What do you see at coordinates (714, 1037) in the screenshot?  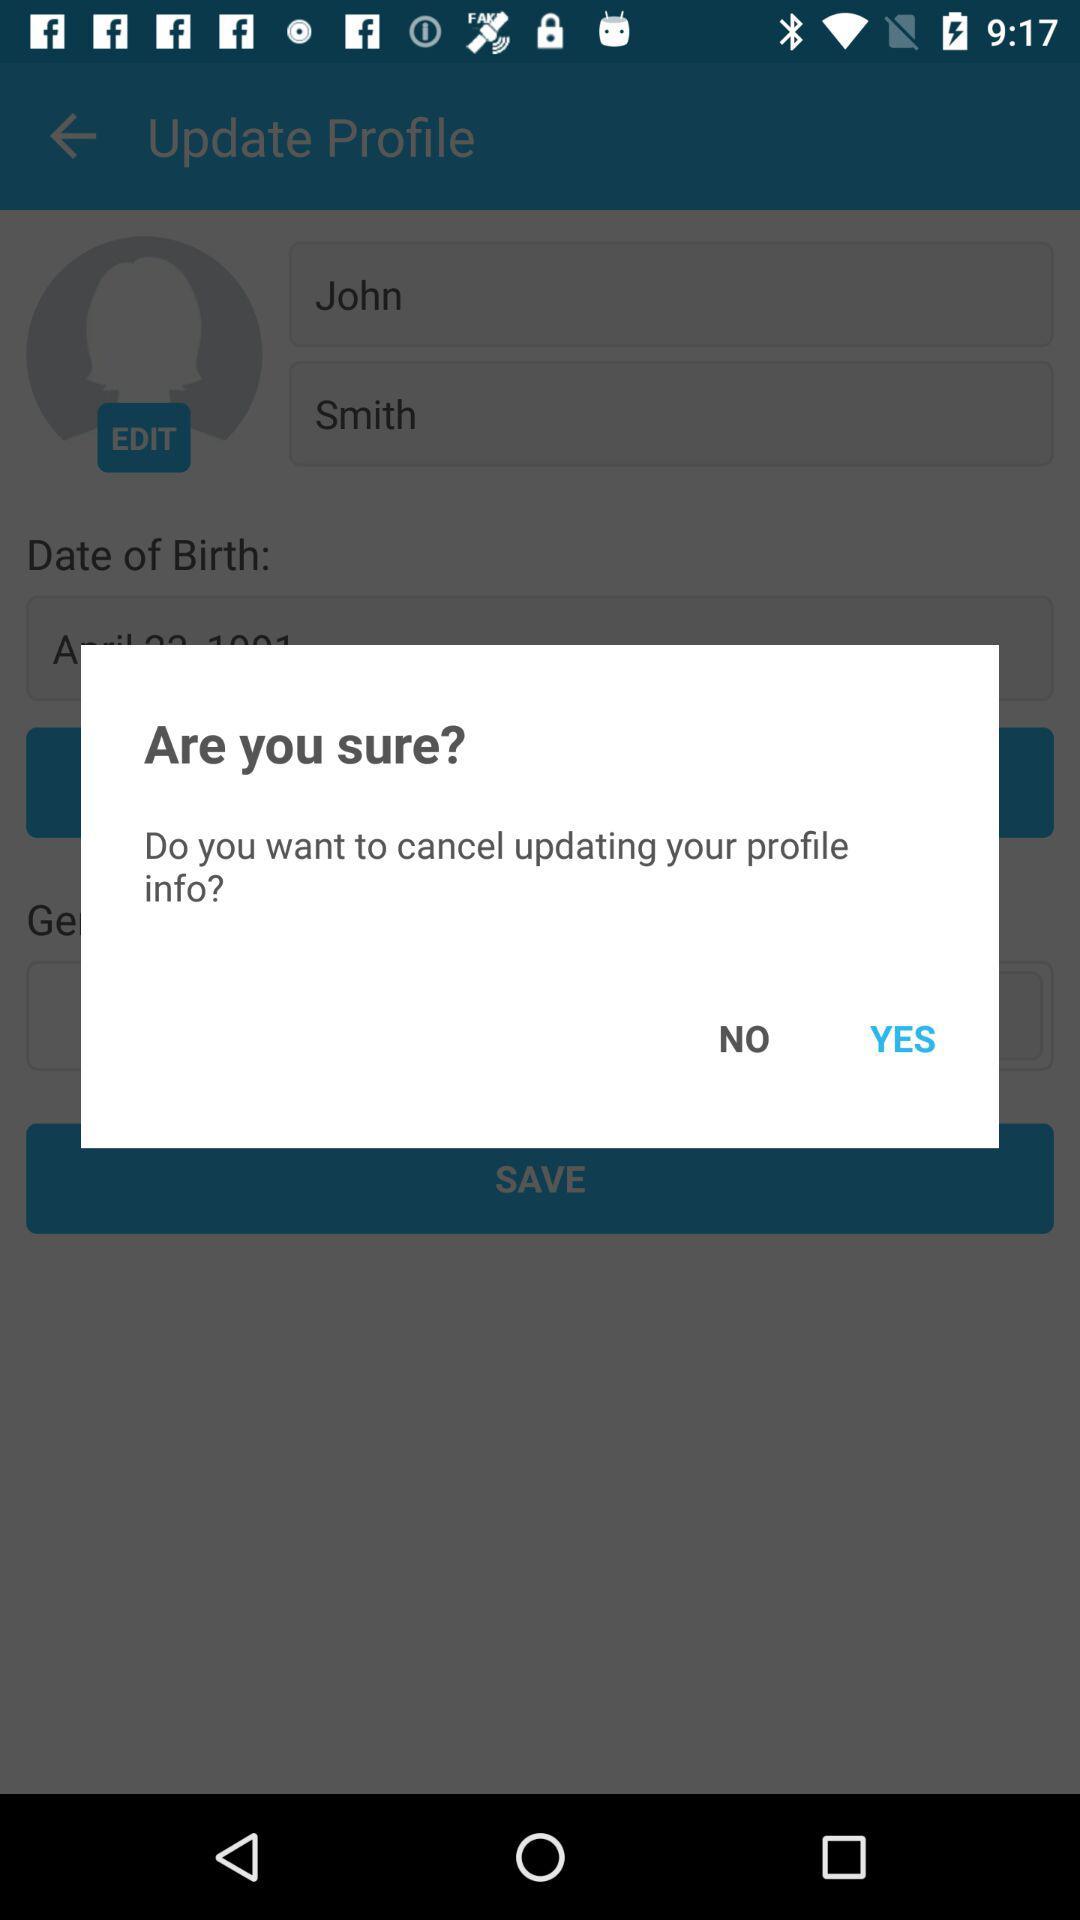 I see `no` at bounding box center [714, 1037].